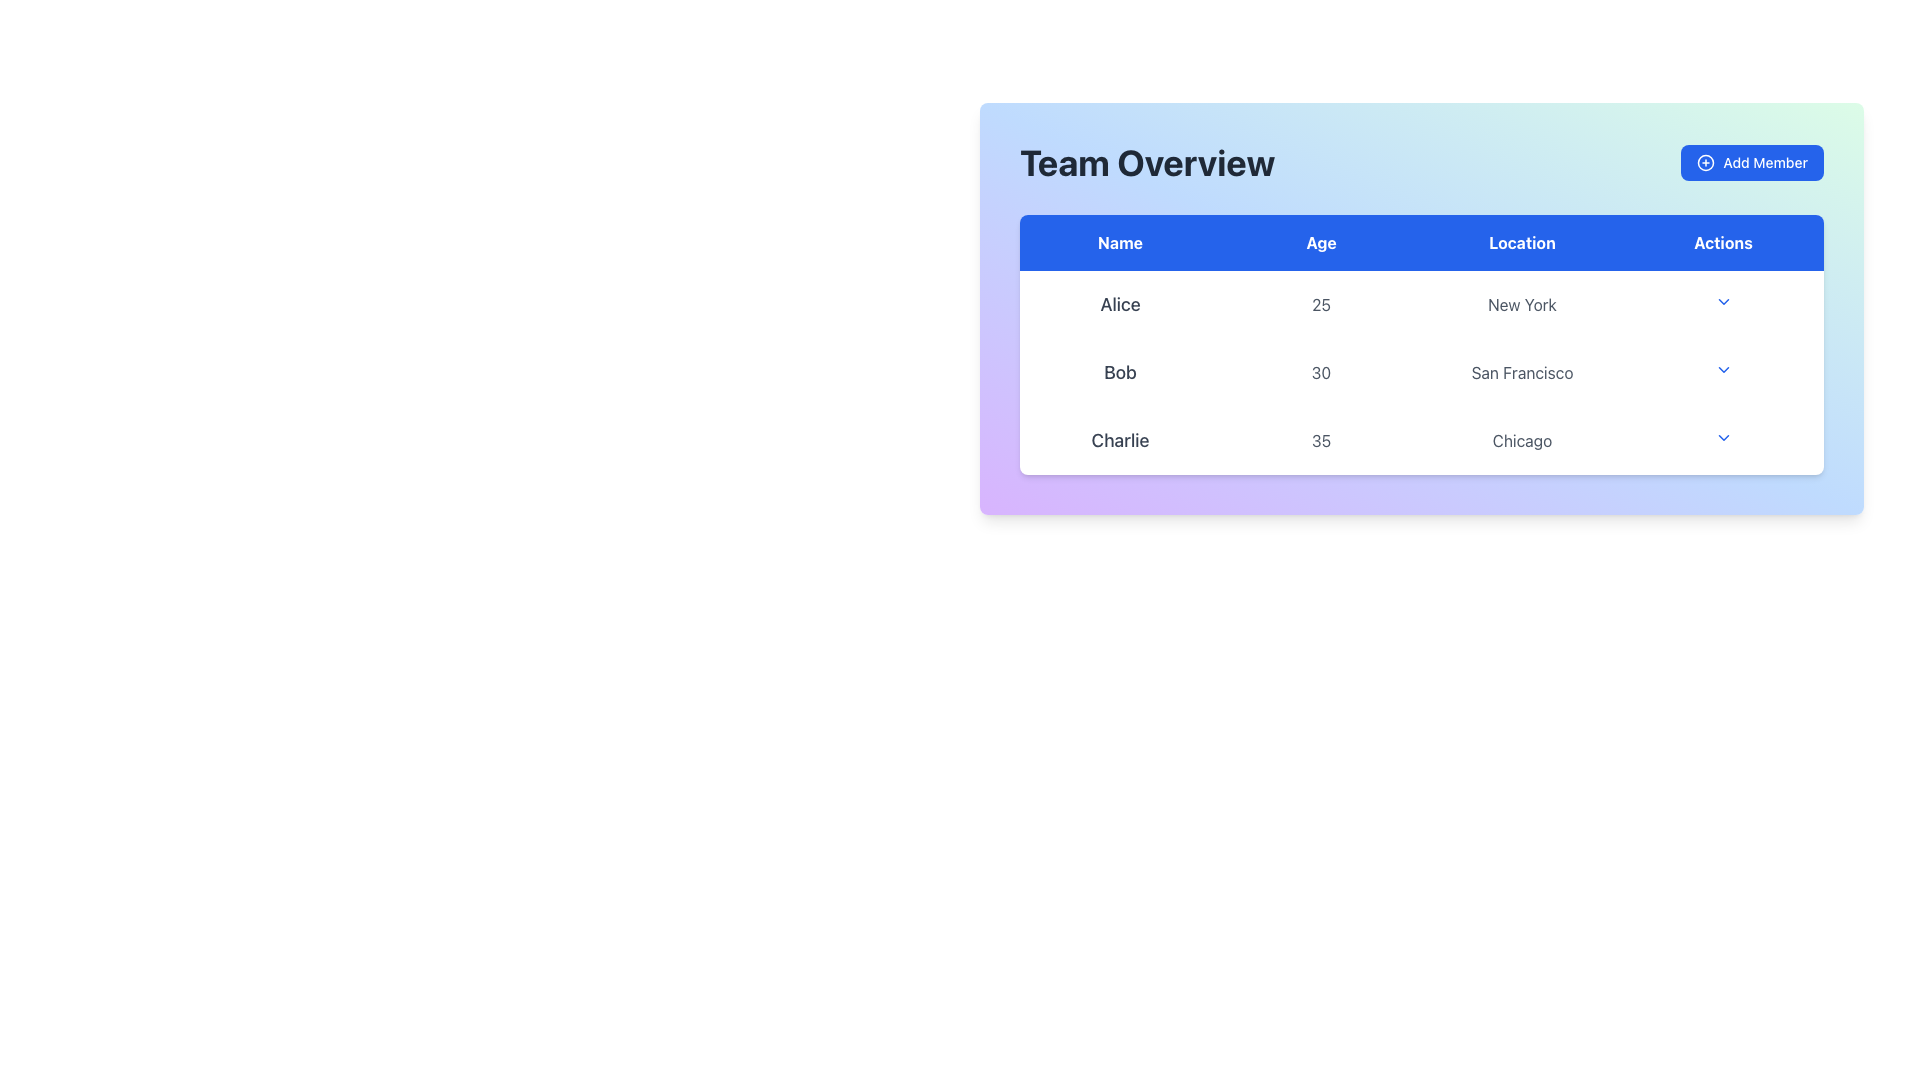  Describe the element at coordinates (1321, 242) in the screenshot. I see `the 'Age' Text Label element, which is a blue rectangular section with white text, located in the header row of a table between 'Name' and 'Location'` at that location.